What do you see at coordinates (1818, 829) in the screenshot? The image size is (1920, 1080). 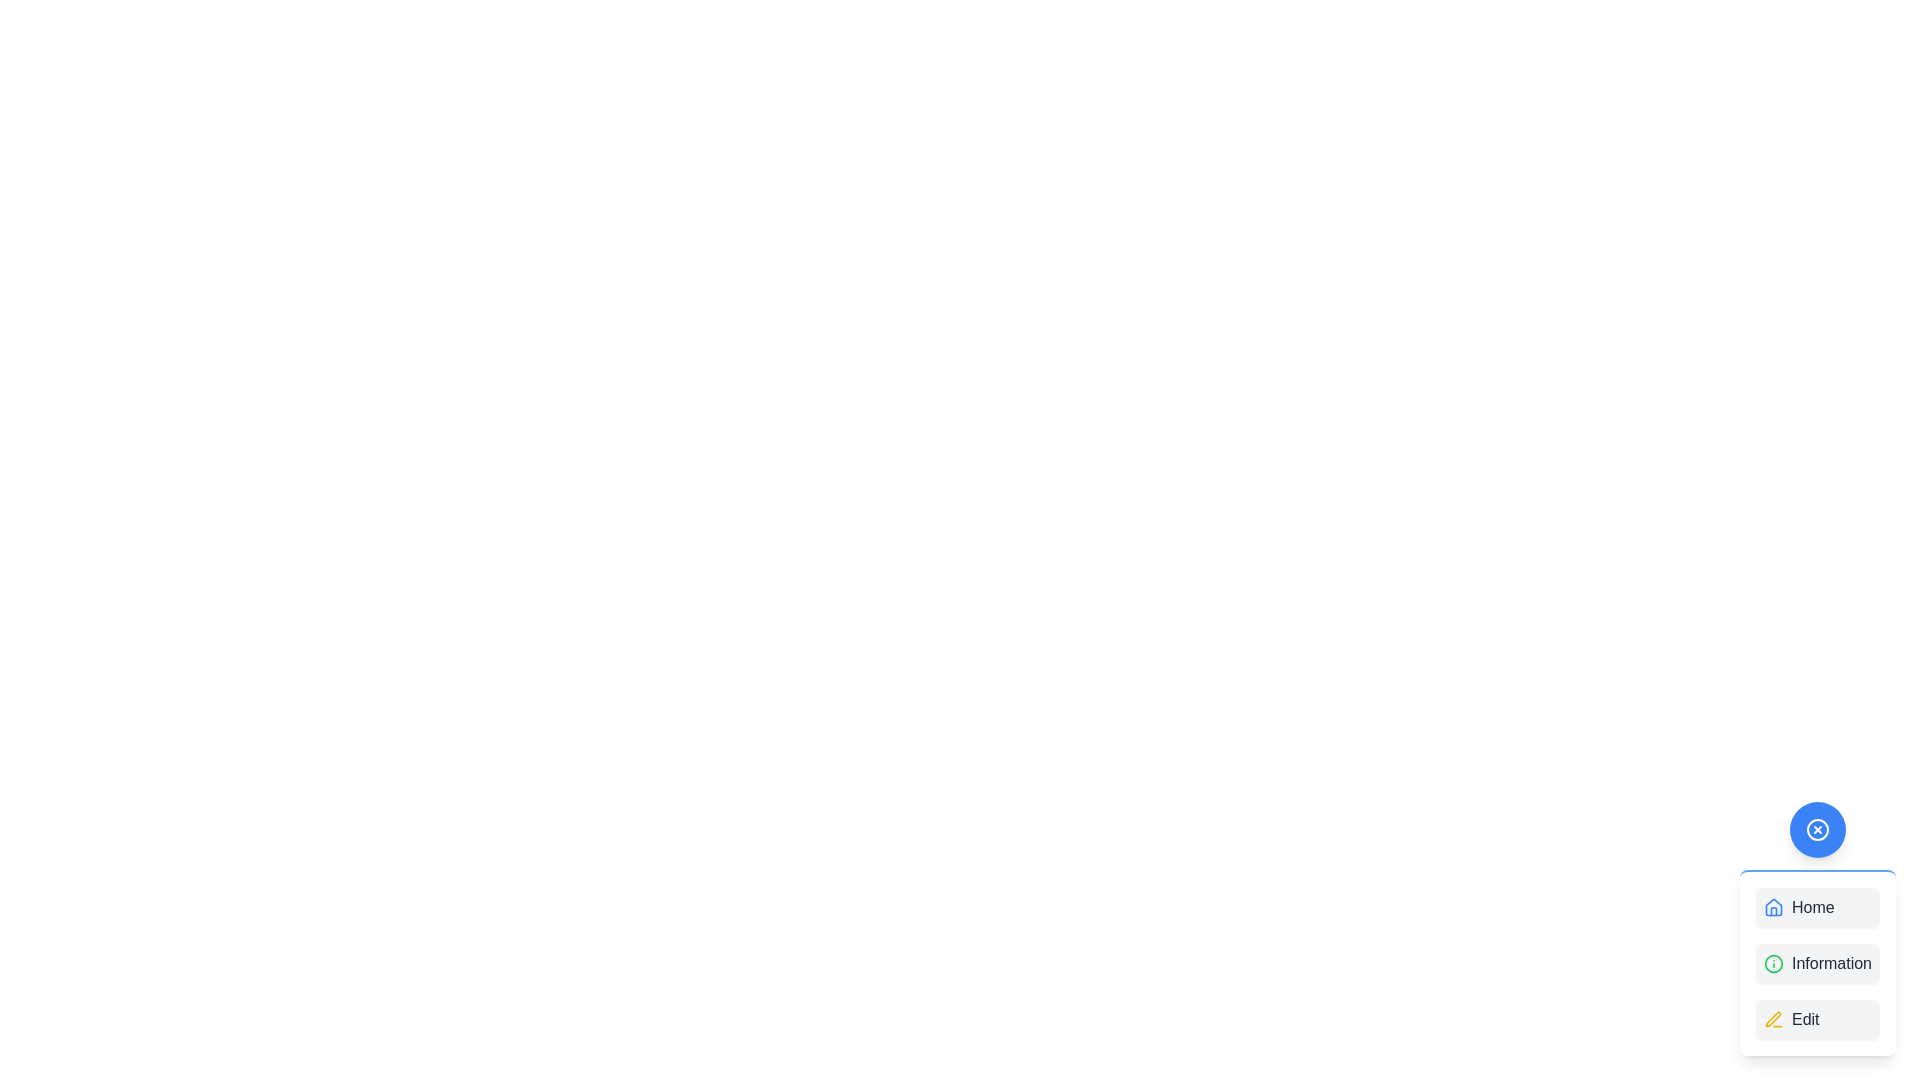 I see `the circular element that serves as the outer boundary of a closure or cancellation icon, which is styled in white on a blue background and located near the bottom-right corner of the interface` at bounding box center [1818, 829].